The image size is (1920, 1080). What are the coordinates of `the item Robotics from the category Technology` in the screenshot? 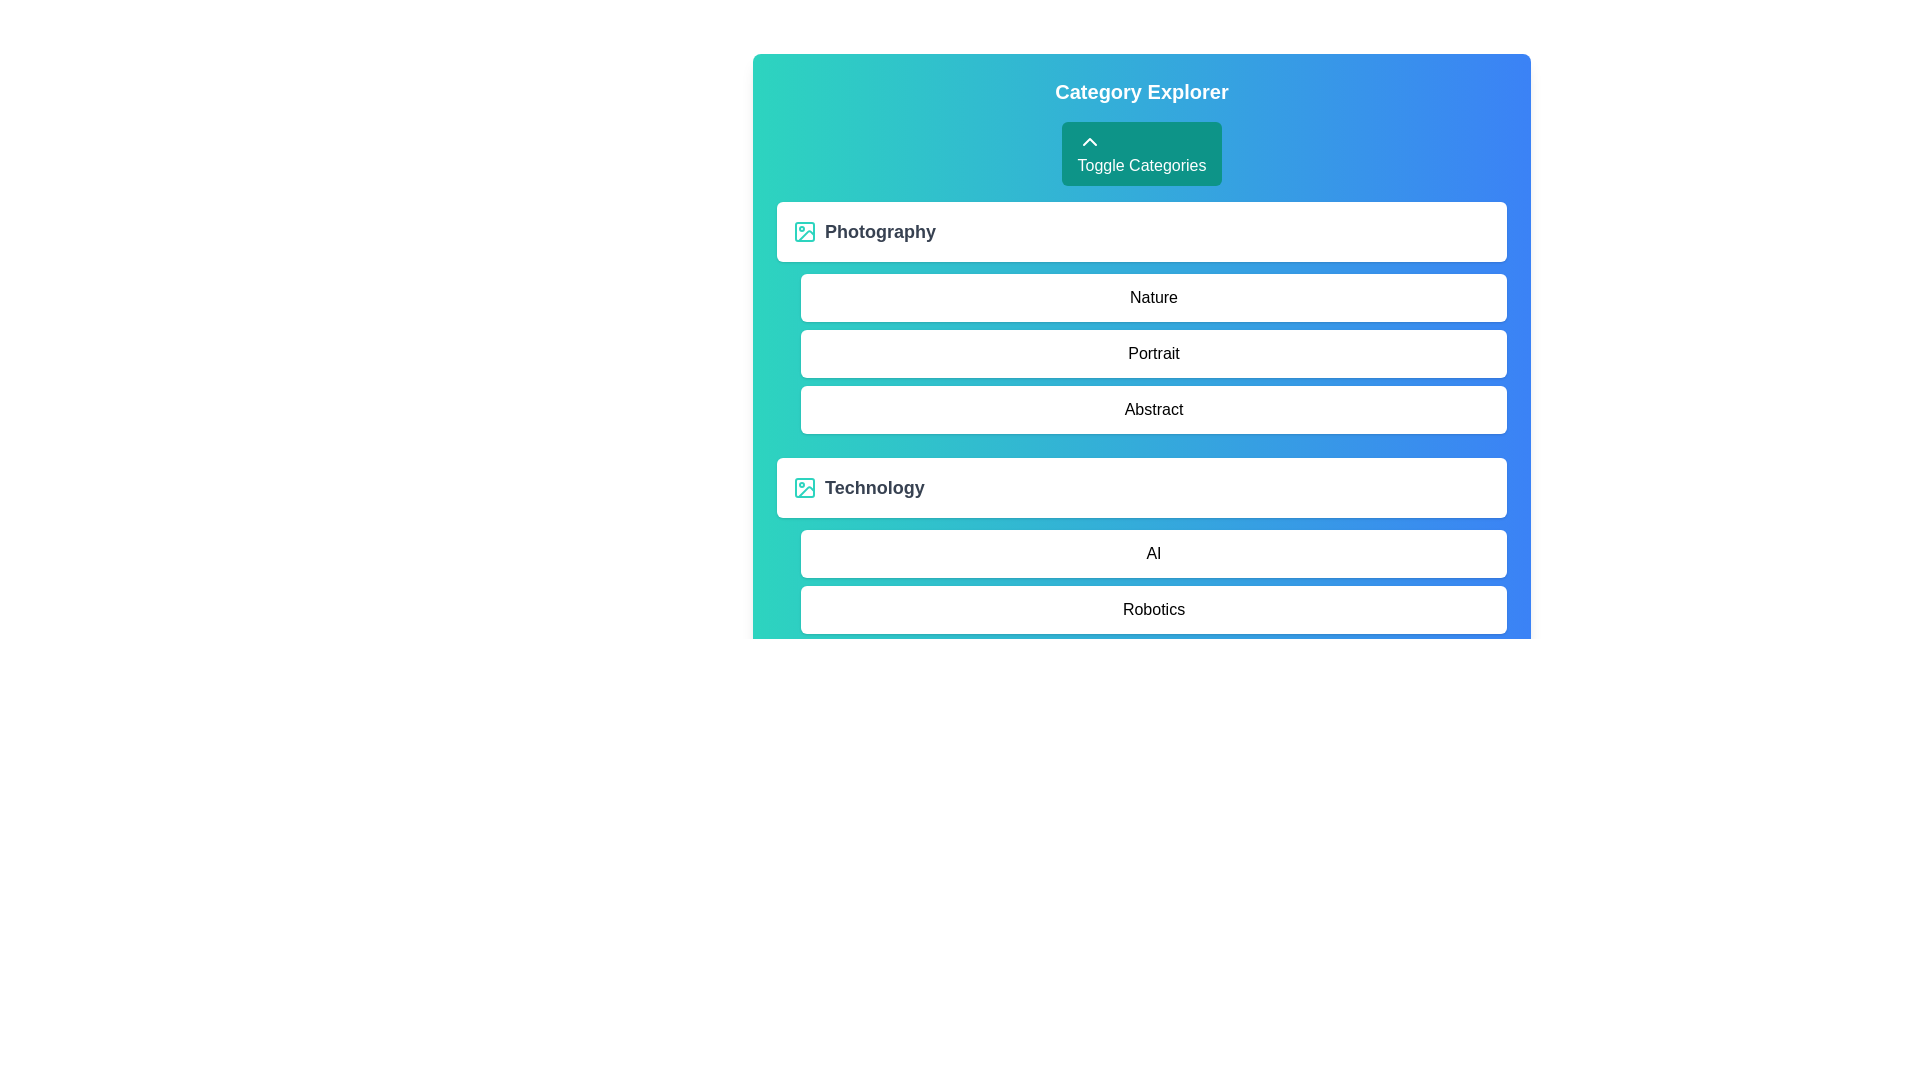 It's located at (1153, 608).